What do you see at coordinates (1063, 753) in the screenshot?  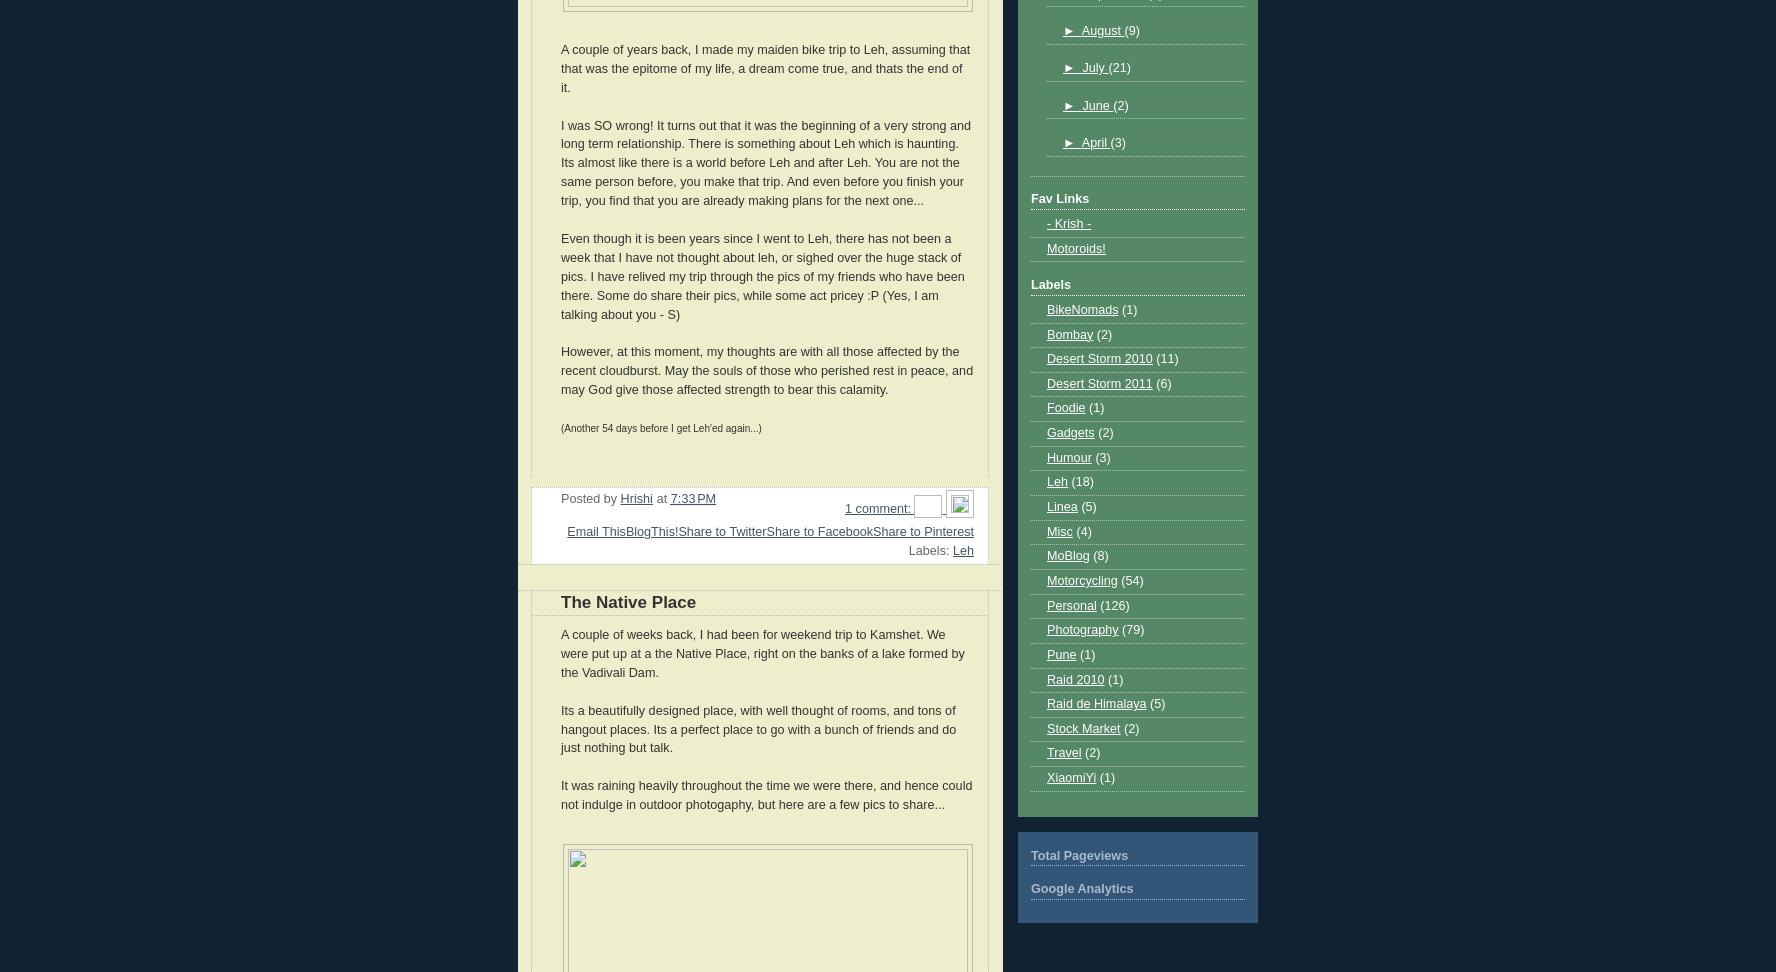 I see `'Travel'` at bounding box center [1063, 753].